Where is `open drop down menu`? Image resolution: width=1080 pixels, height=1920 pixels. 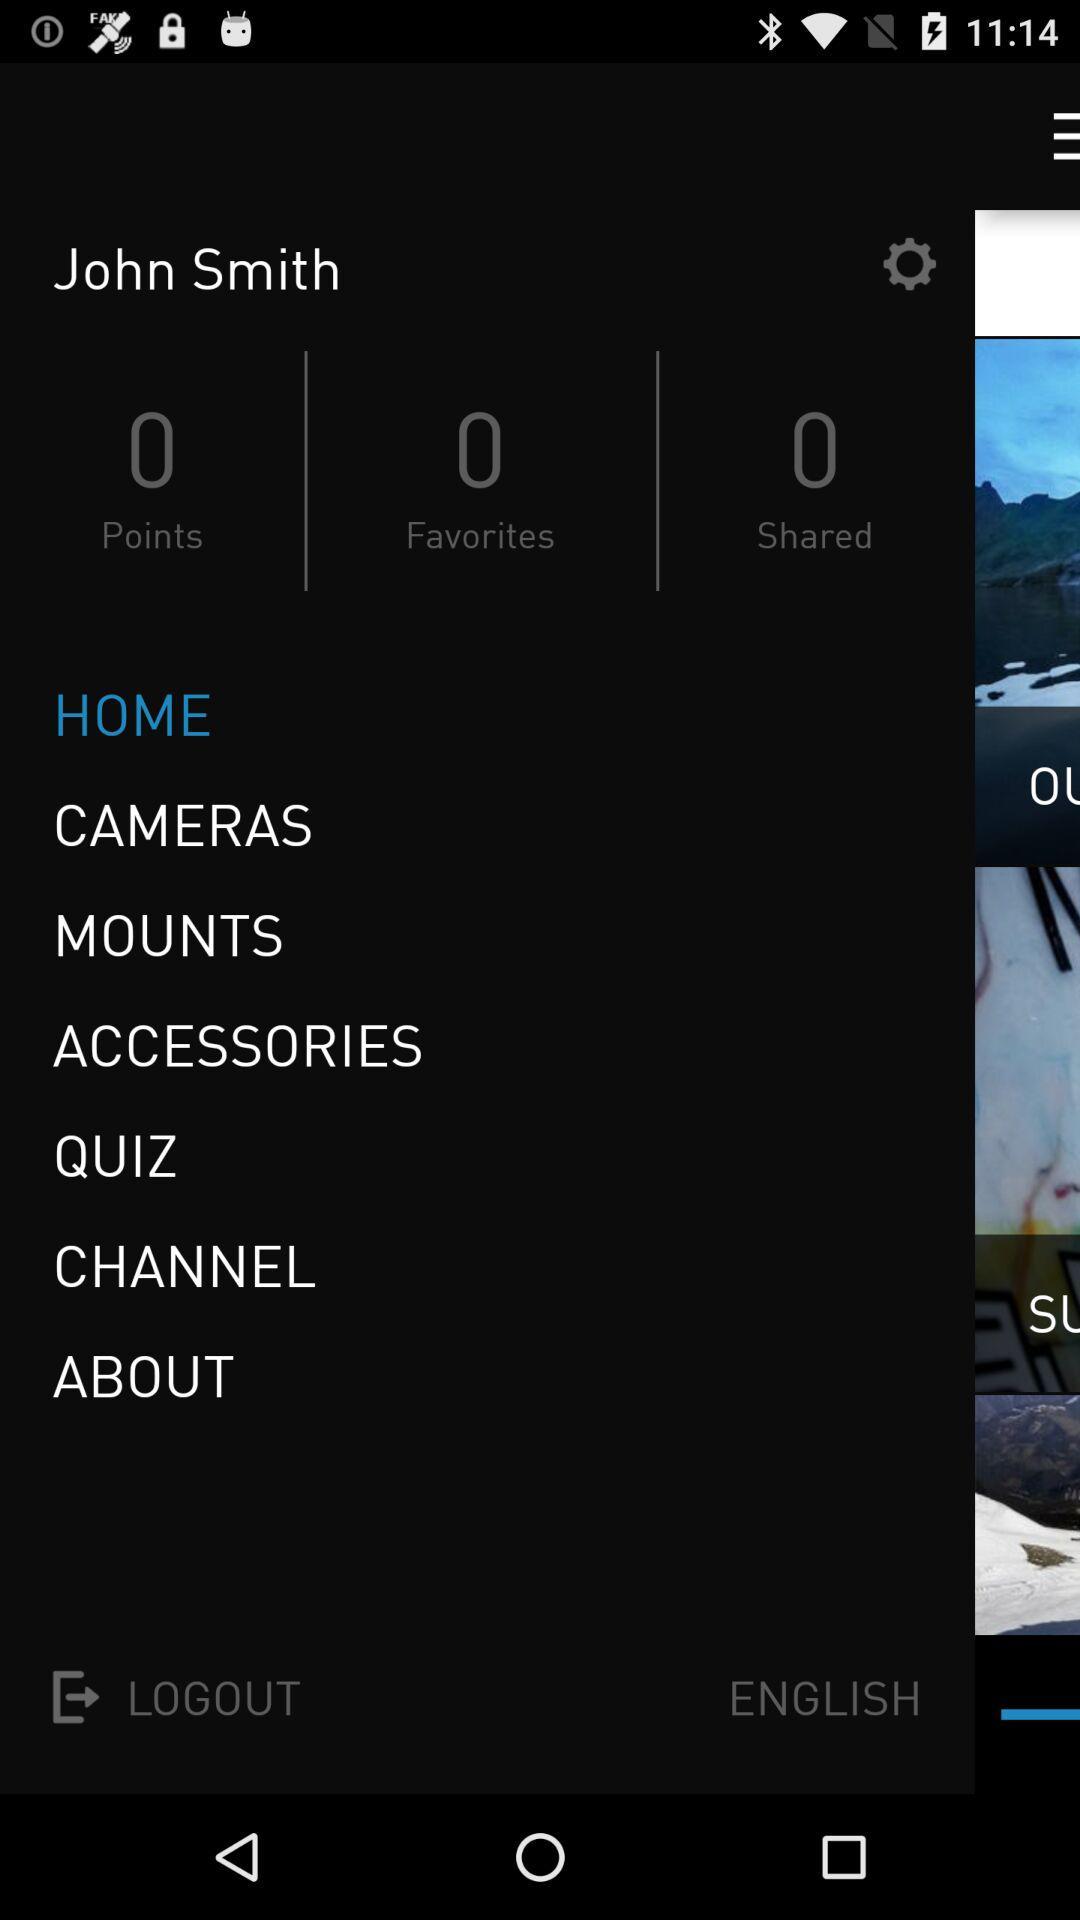 open drop down menu is located at coordinates (1047, 135).